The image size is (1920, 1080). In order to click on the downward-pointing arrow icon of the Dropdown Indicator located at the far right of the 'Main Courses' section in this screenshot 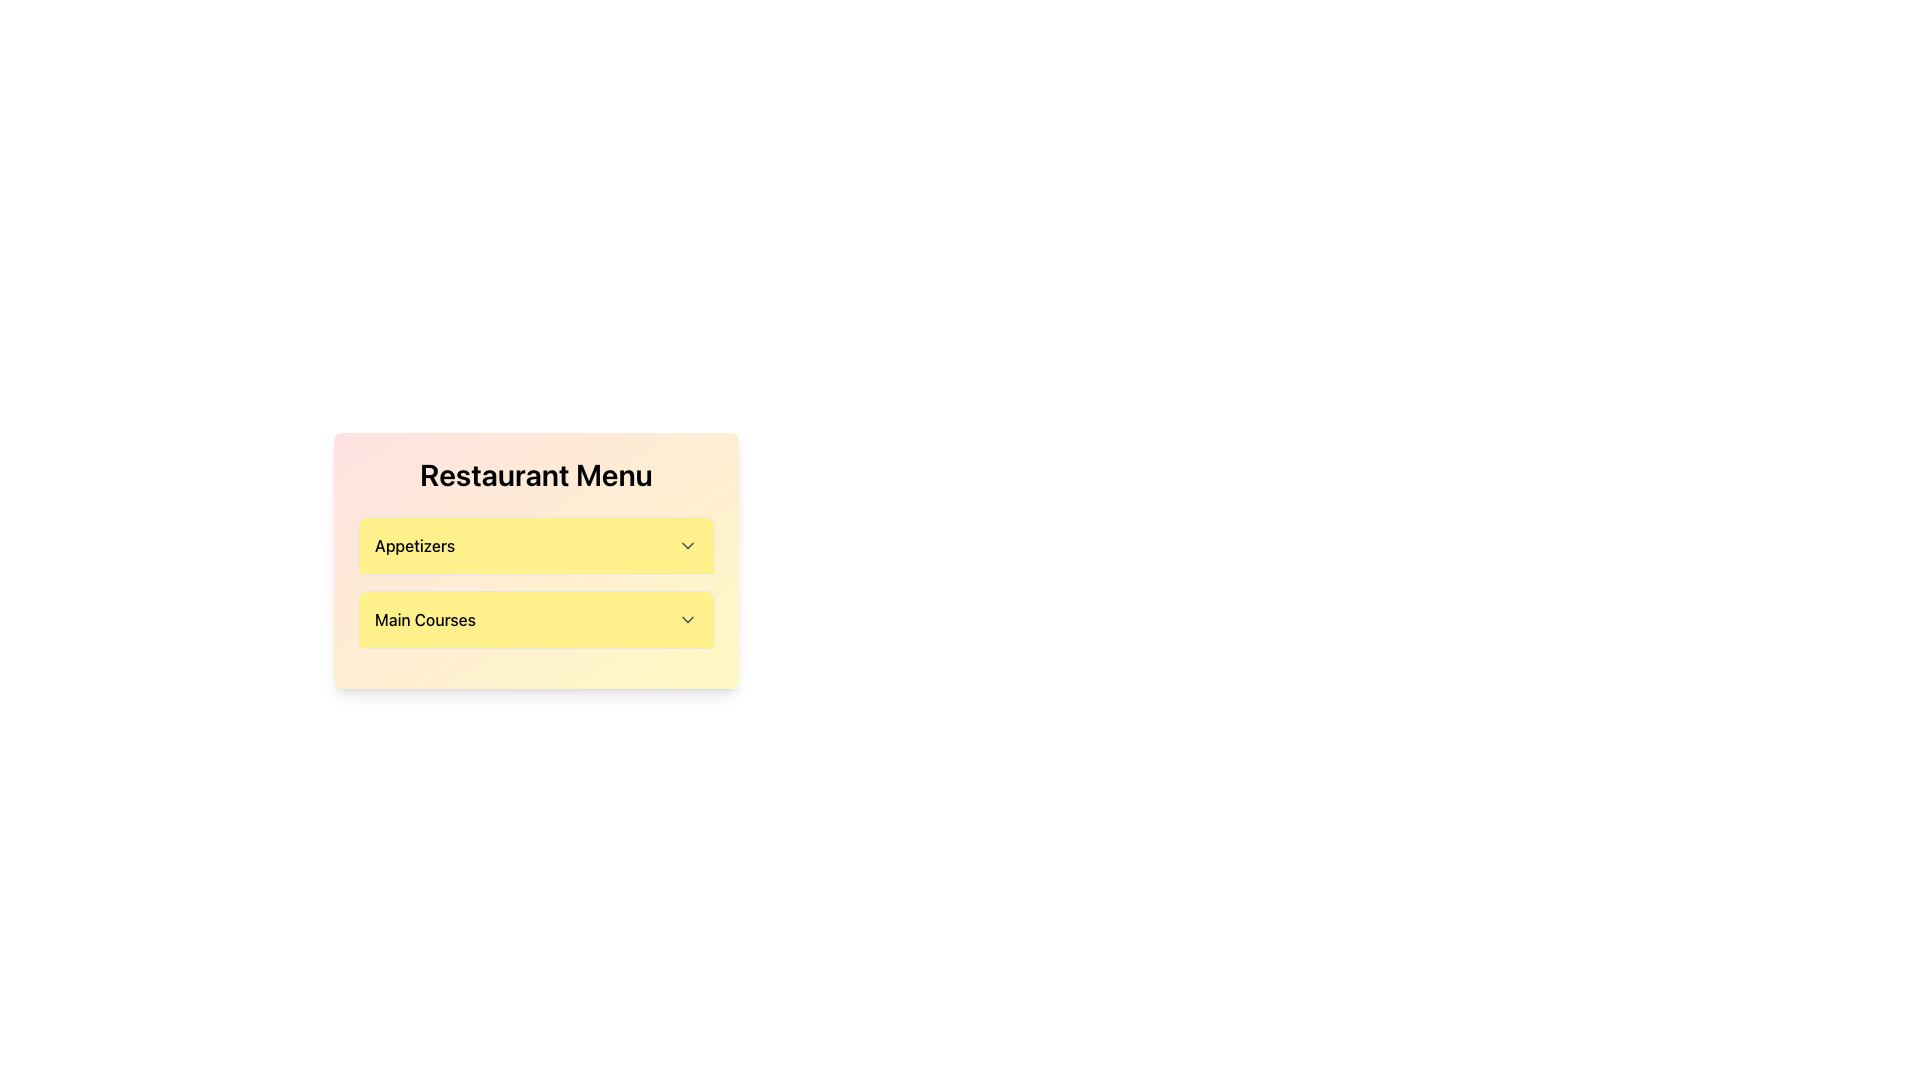, I will do `click(687, 619)`.